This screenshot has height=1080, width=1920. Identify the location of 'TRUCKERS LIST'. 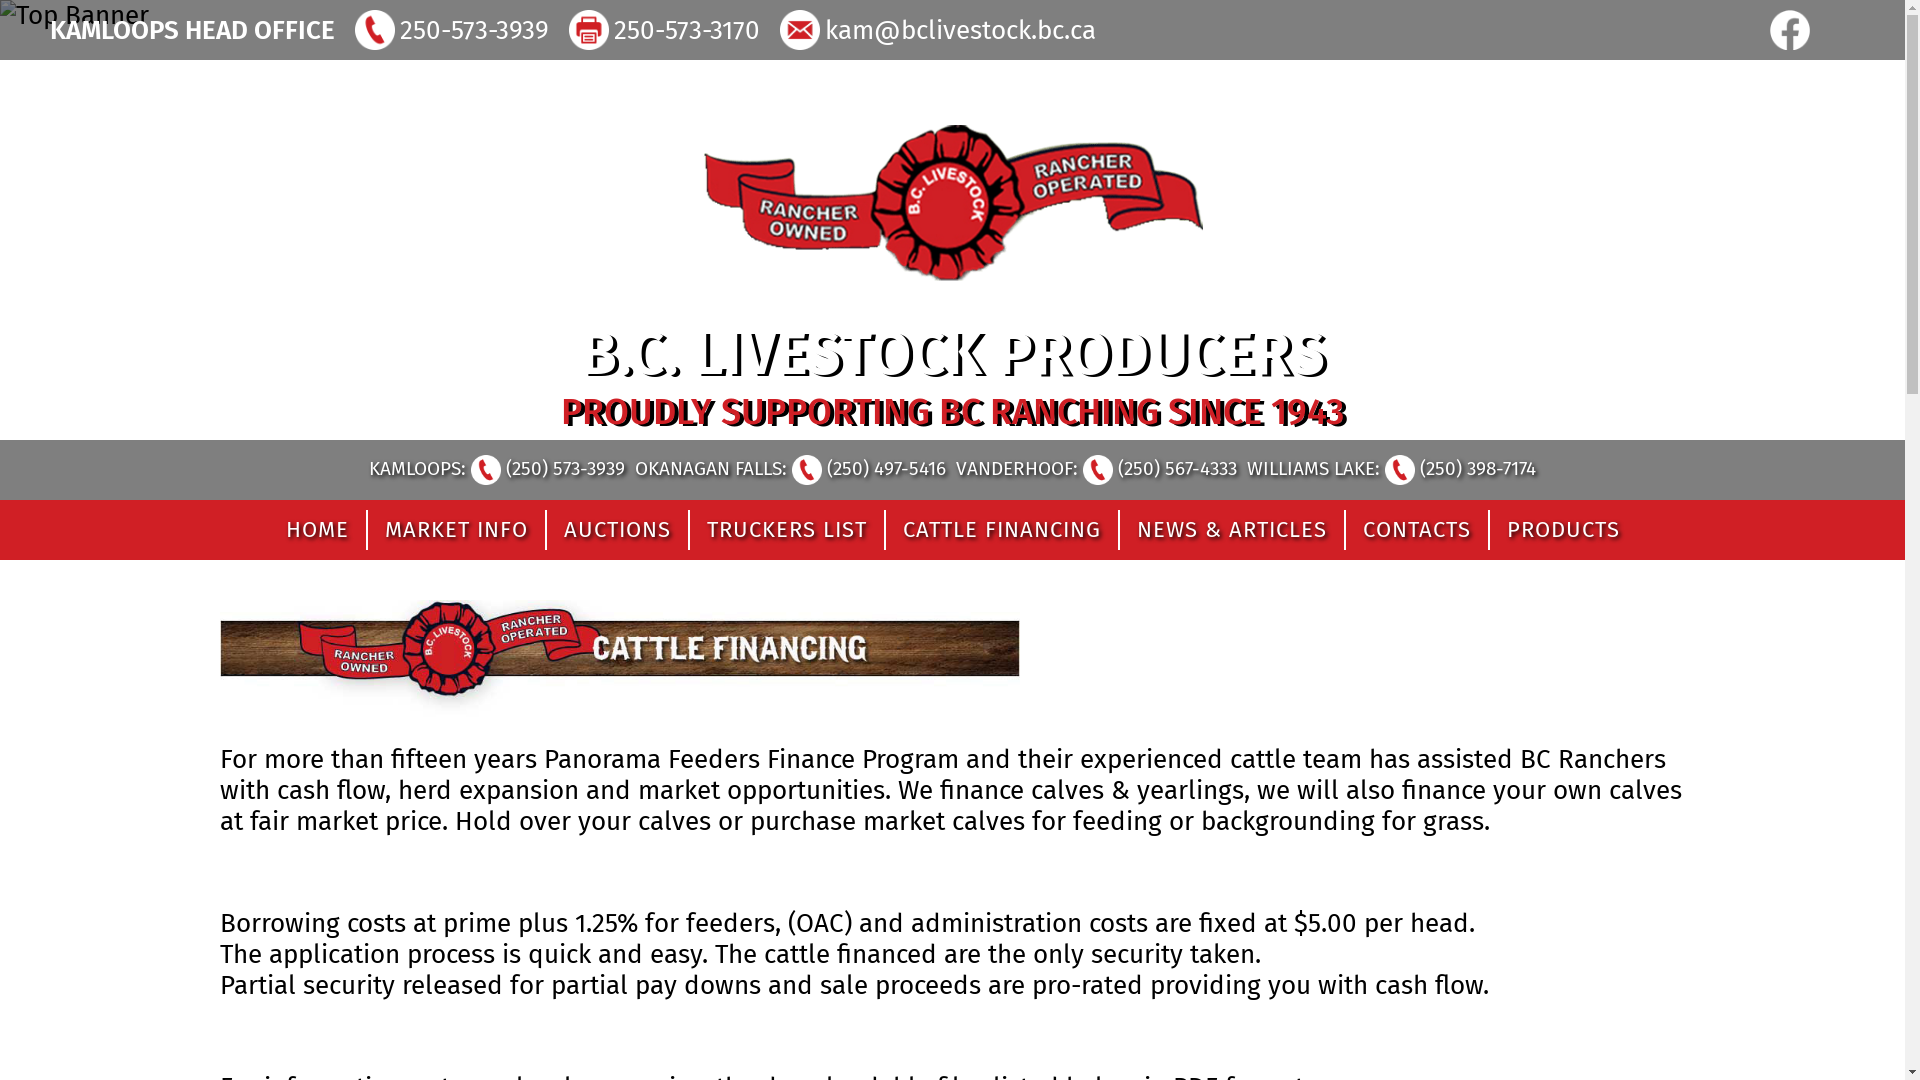
(785, 528).